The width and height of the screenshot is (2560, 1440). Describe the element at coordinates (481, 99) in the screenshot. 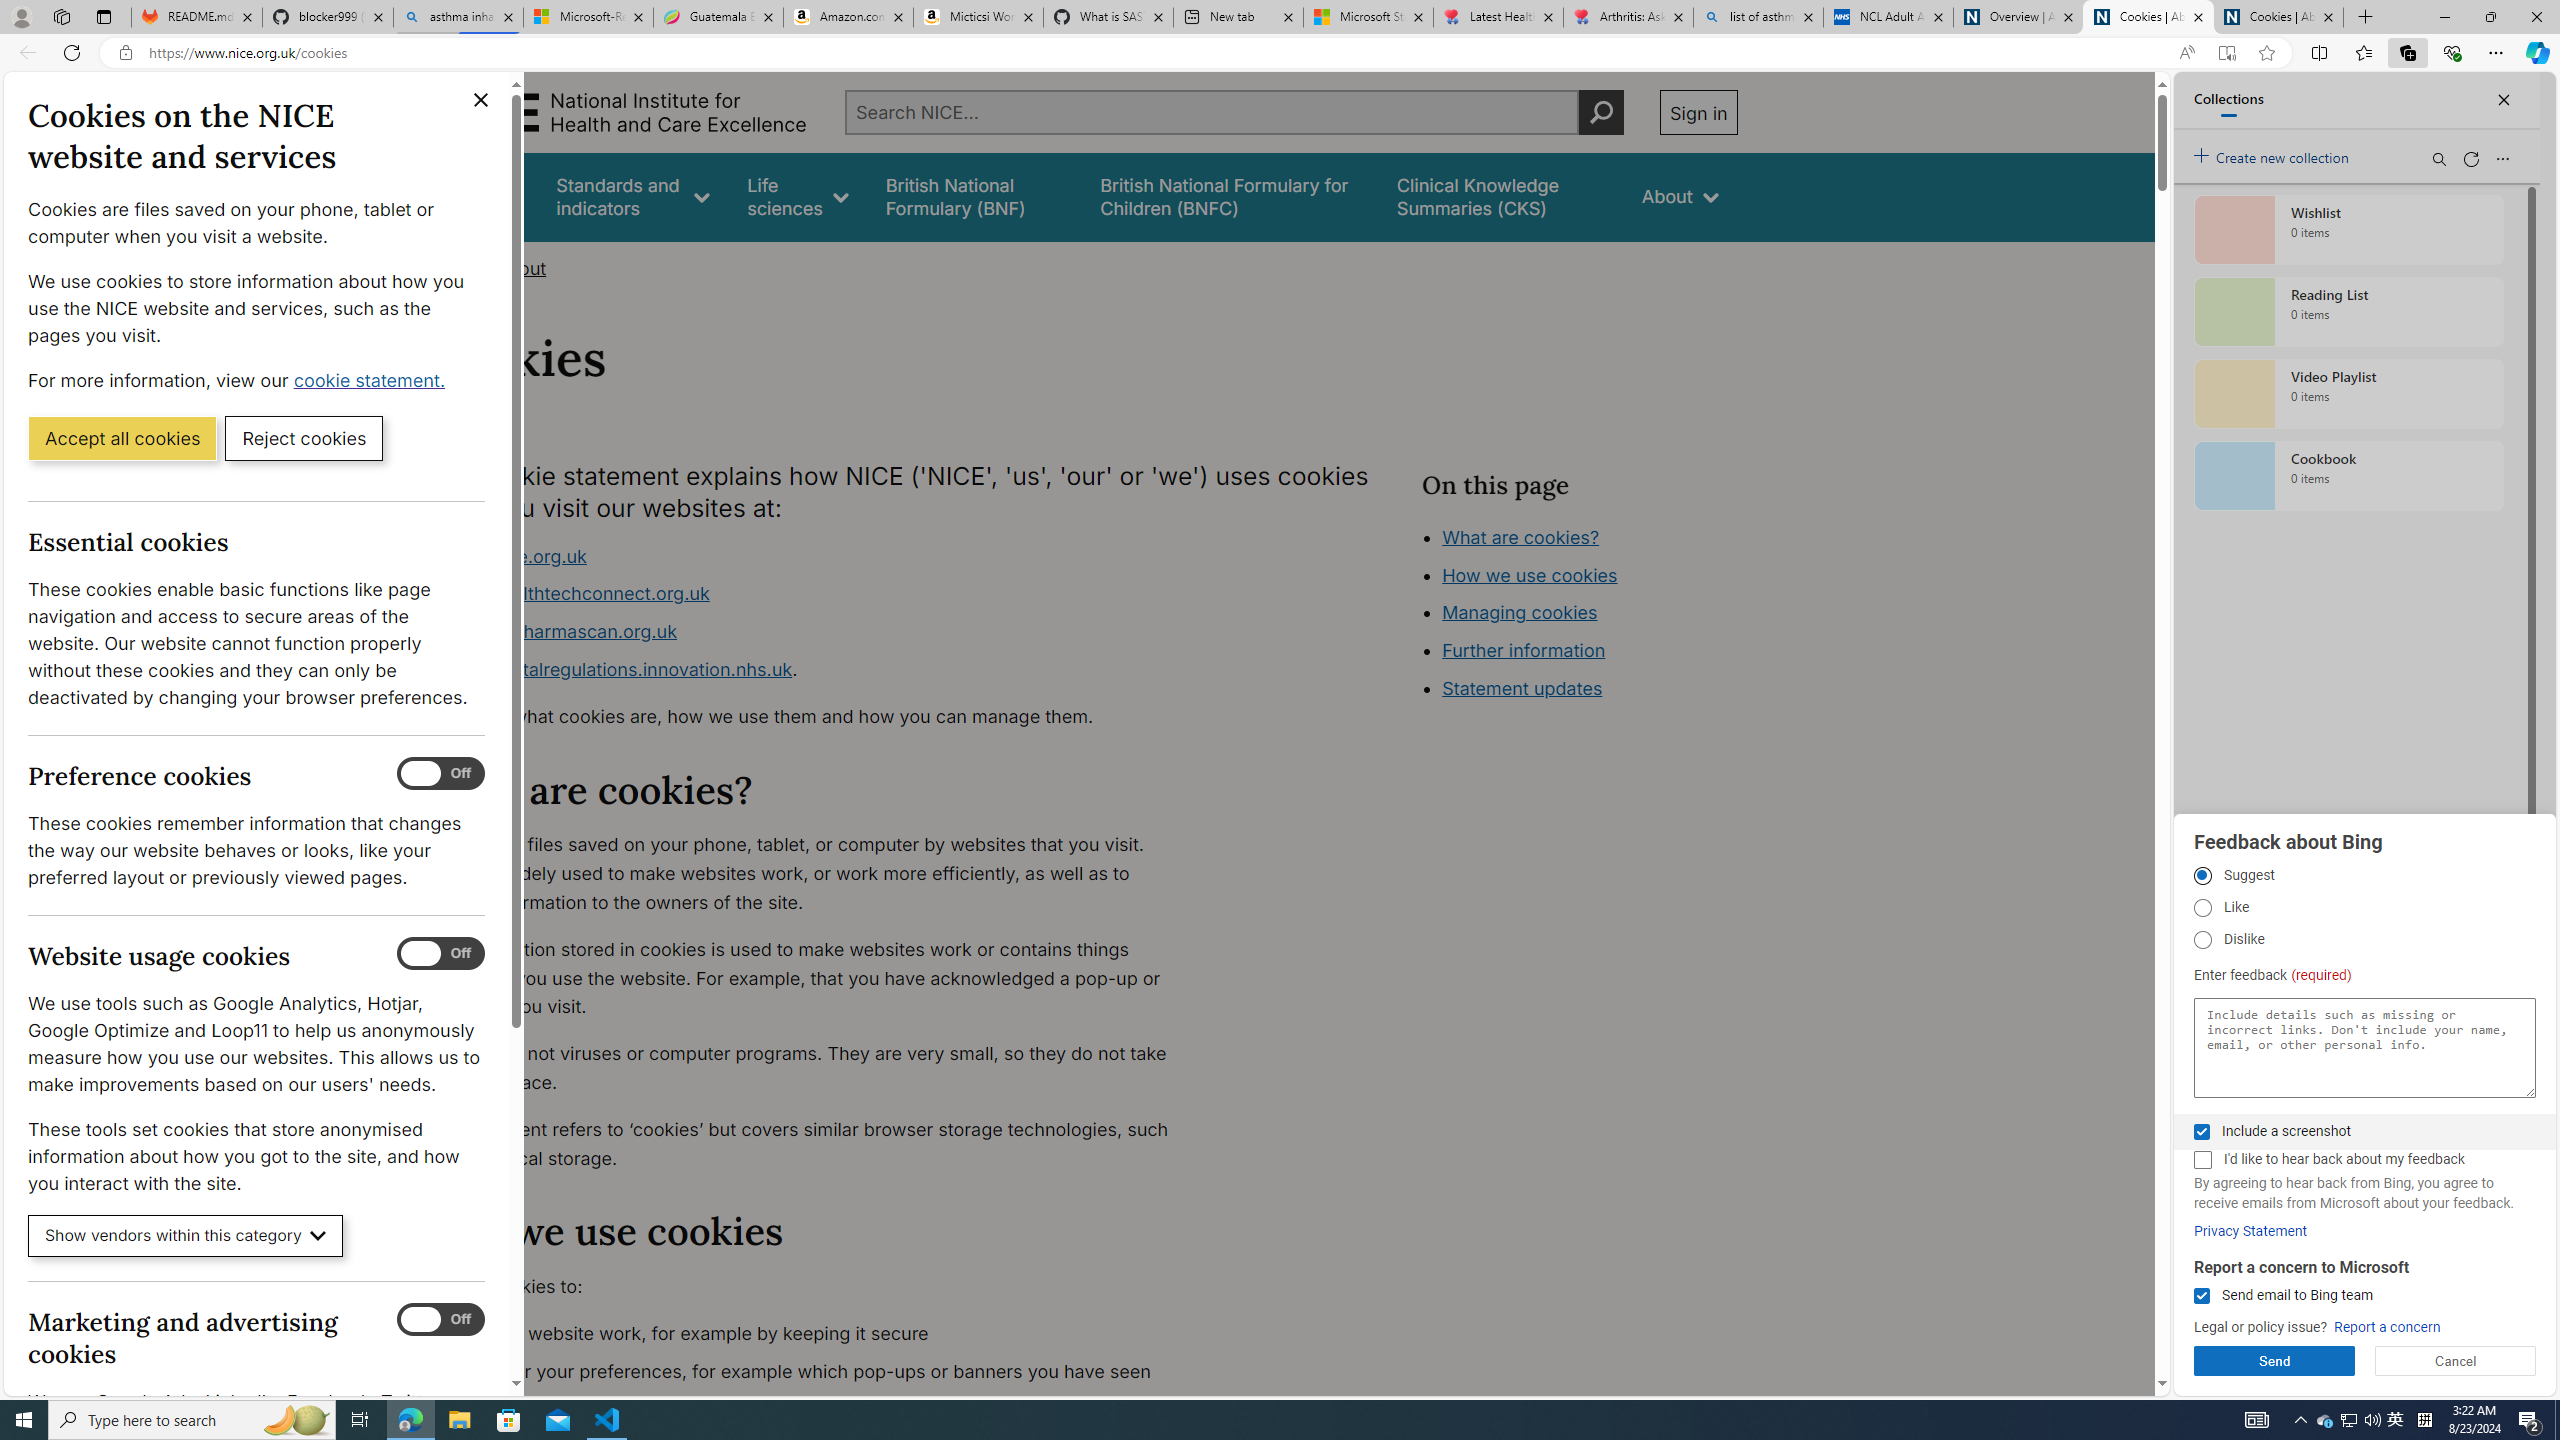

I see `'Close cookie banner'` at that location.